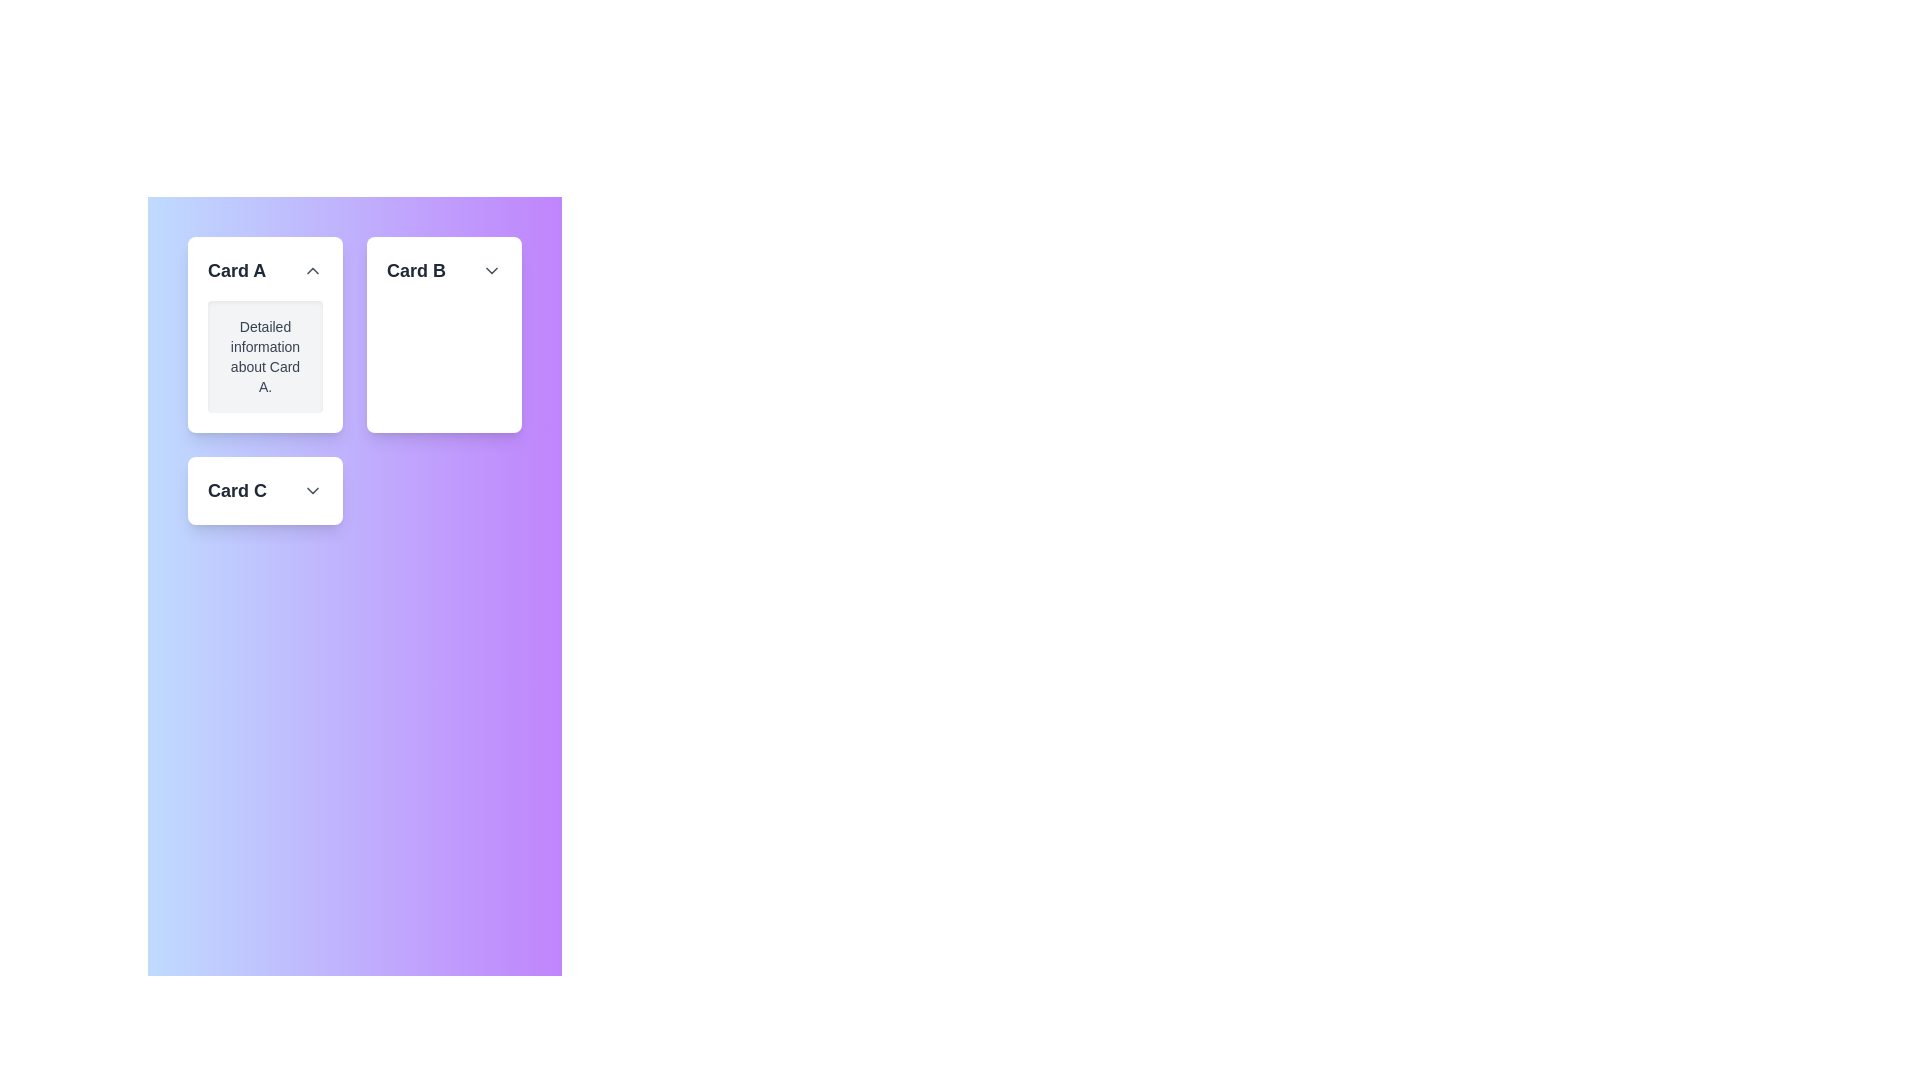 This screenshot has height=1080, width=1920. What do you see at coordinates (264, 356) in the screenshot?
I see `text content from the descriptive text box associated with 'Card A', located in the lower section of the card` at bounding box center [264, 356].